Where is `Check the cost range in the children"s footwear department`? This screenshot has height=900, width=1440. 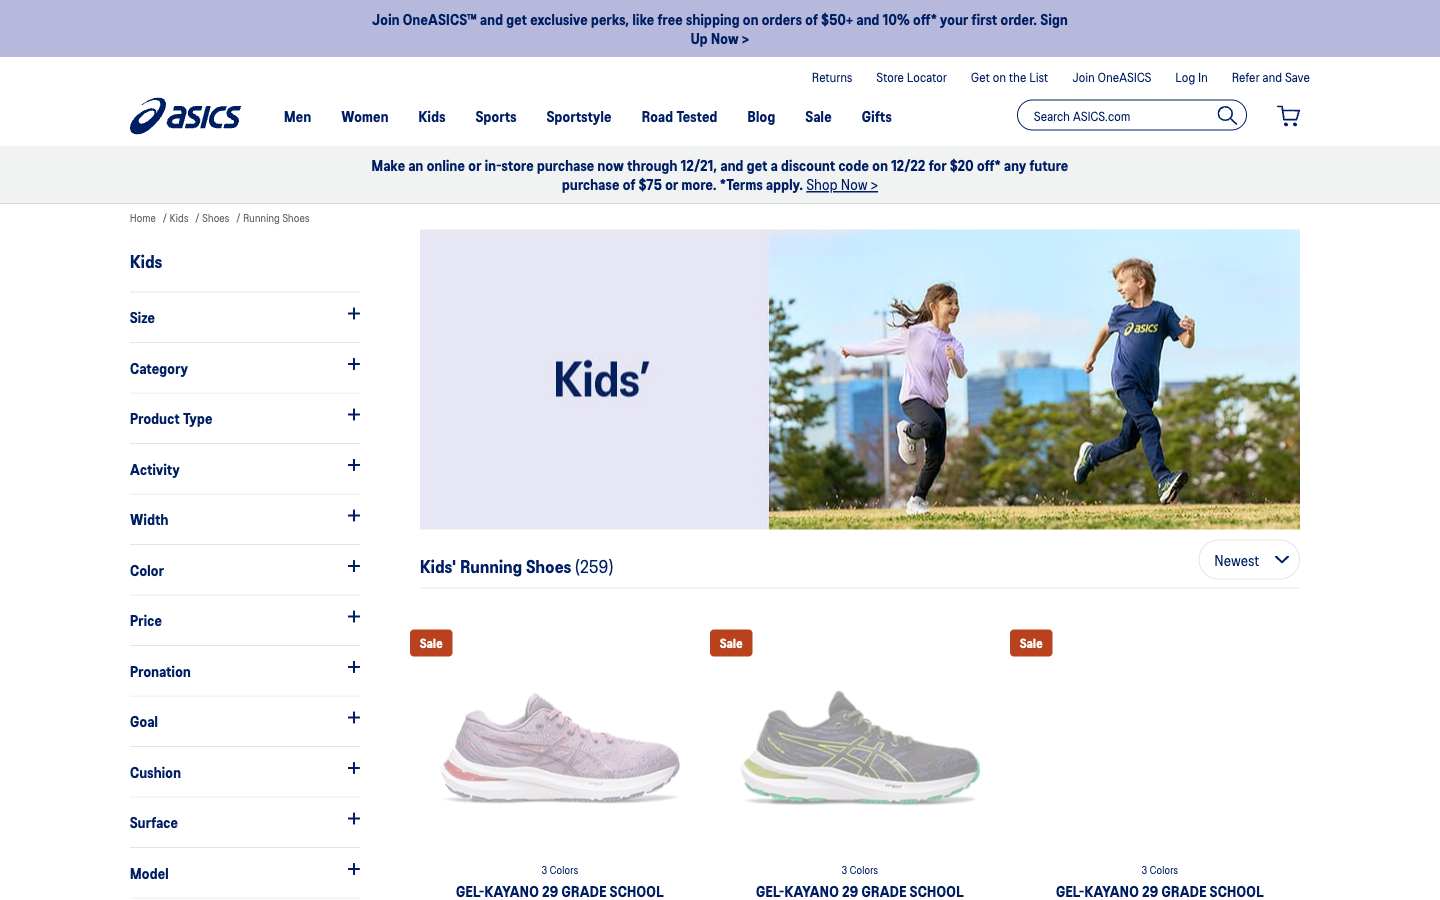 Check the cost range in the children"s footwear department is located at coordinates (243, 620).